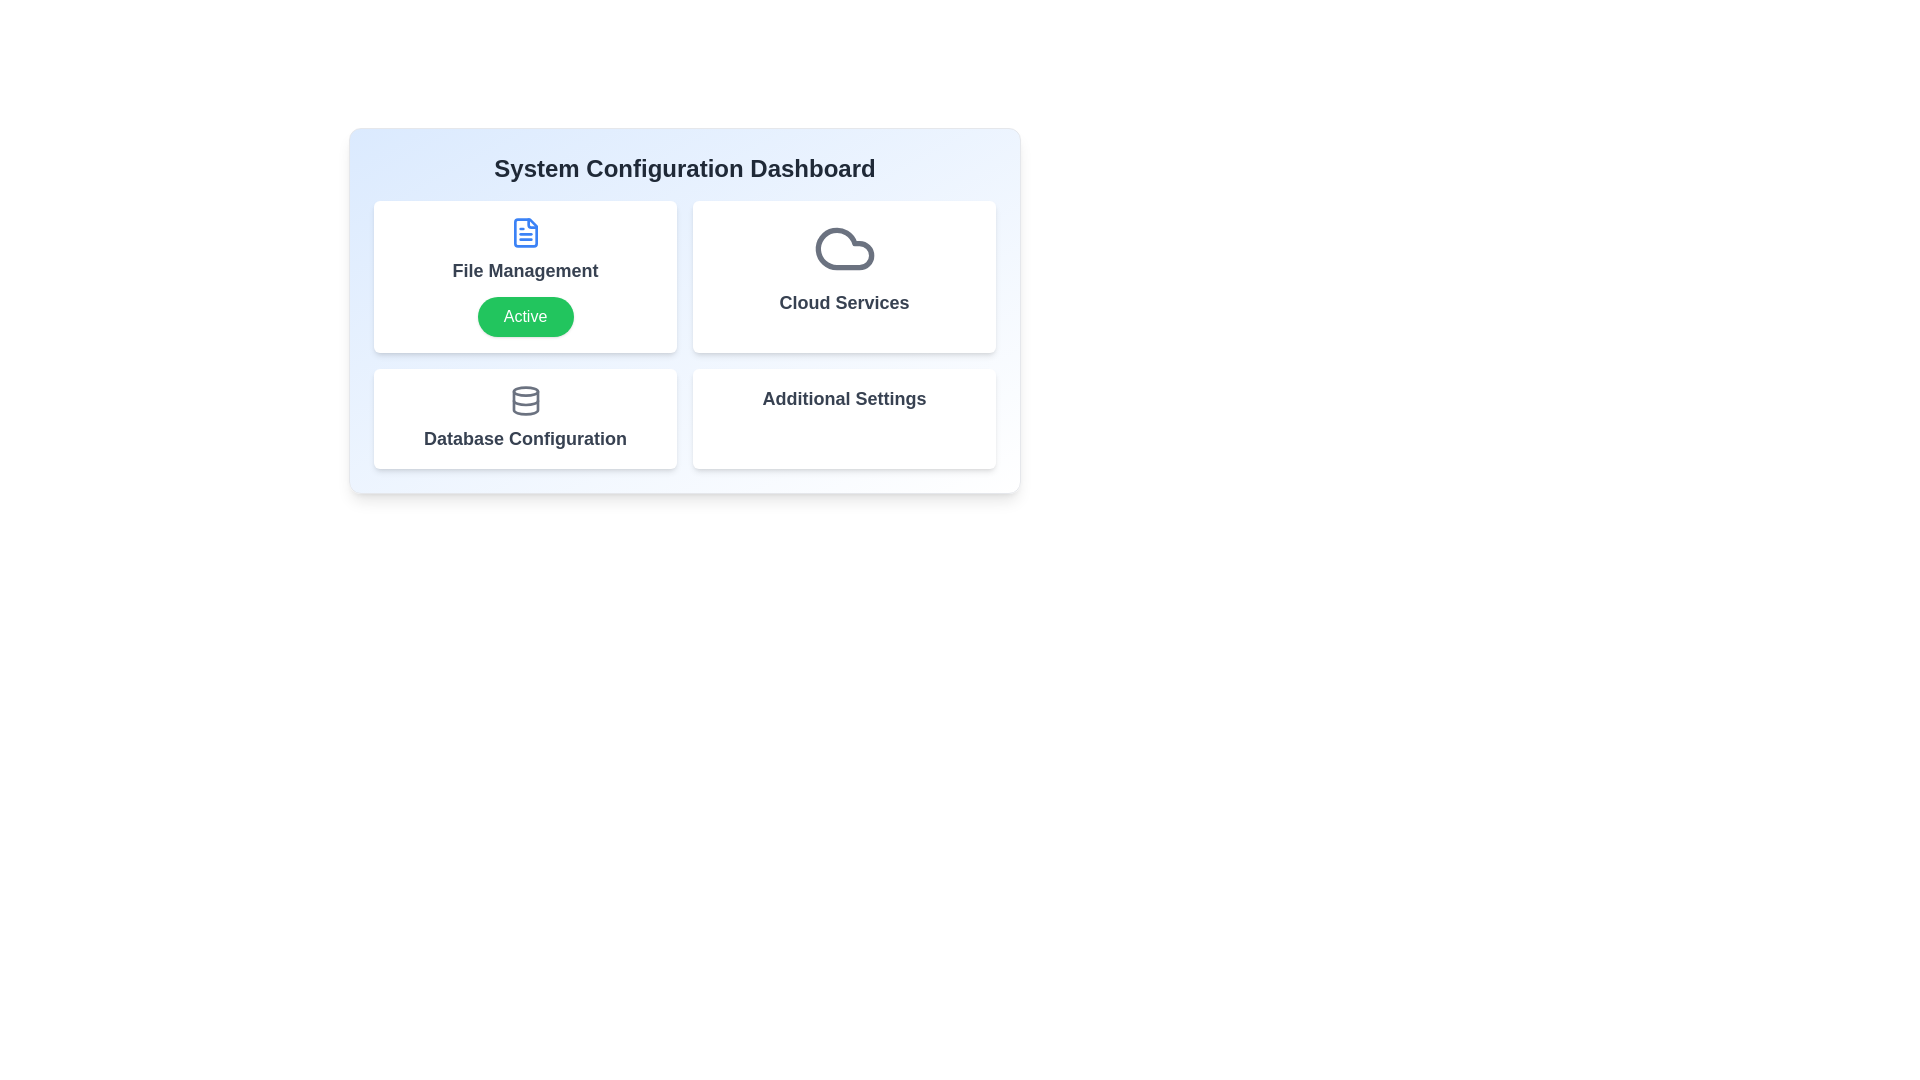 The height and width of the screenshot is (1080, 1920). What do you see at coordinates (844, 277) in the screenshot?
I see `the 'Cloud Services' informational card located in the top-right position of the grid, adjacent to the 'File Management' card on its left` at bounding box center [844, 277].